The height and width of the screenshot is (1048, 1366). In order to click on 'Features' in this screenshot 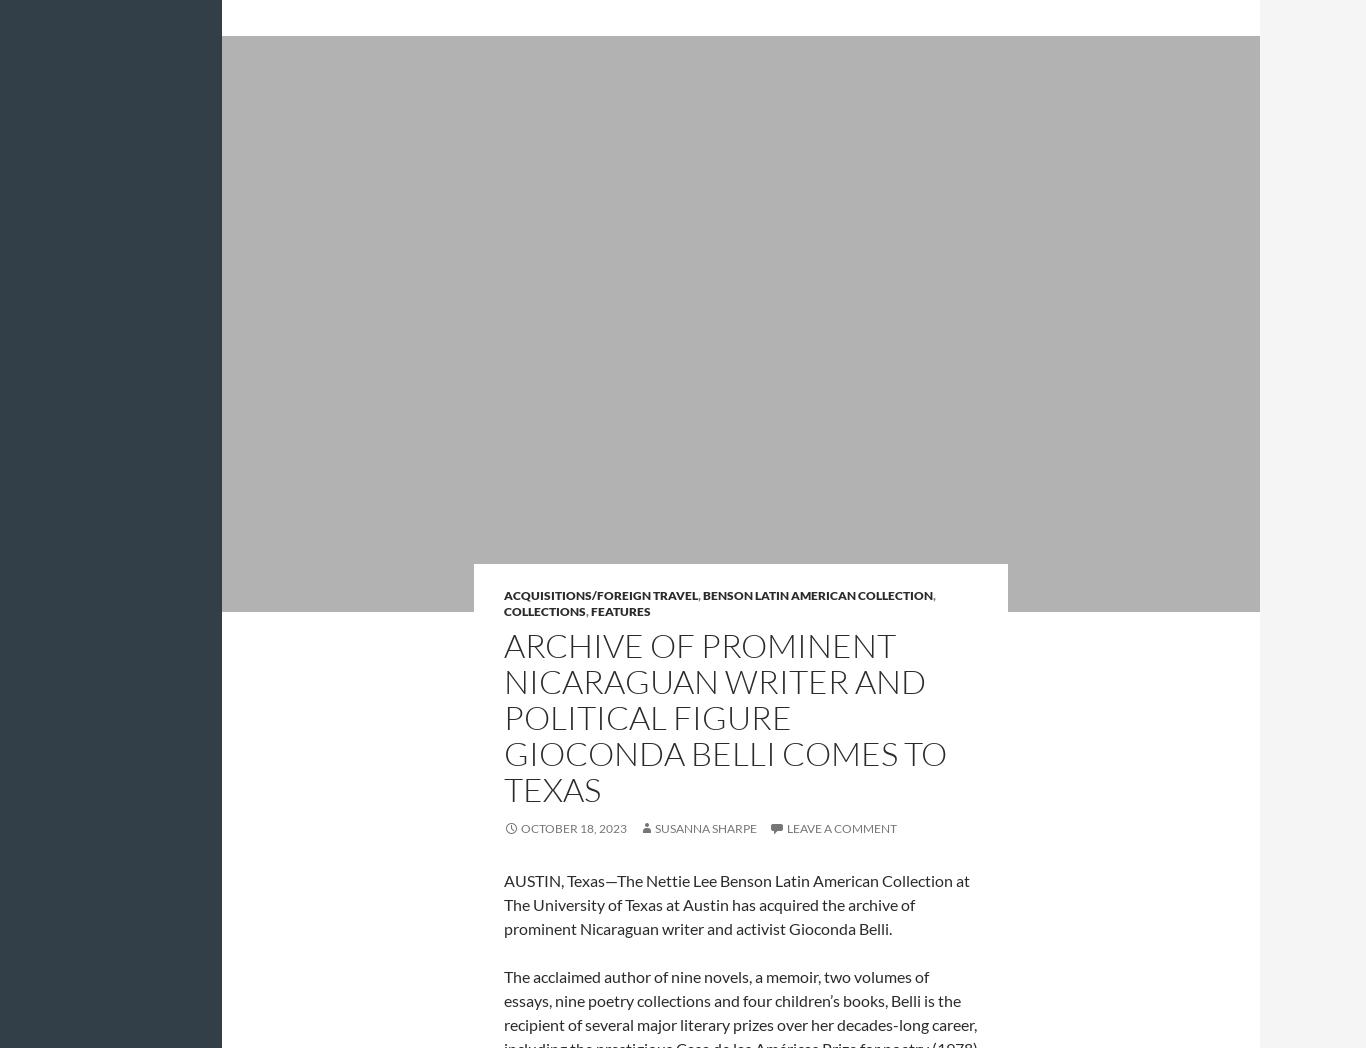, I will do `click(619, 610)`.